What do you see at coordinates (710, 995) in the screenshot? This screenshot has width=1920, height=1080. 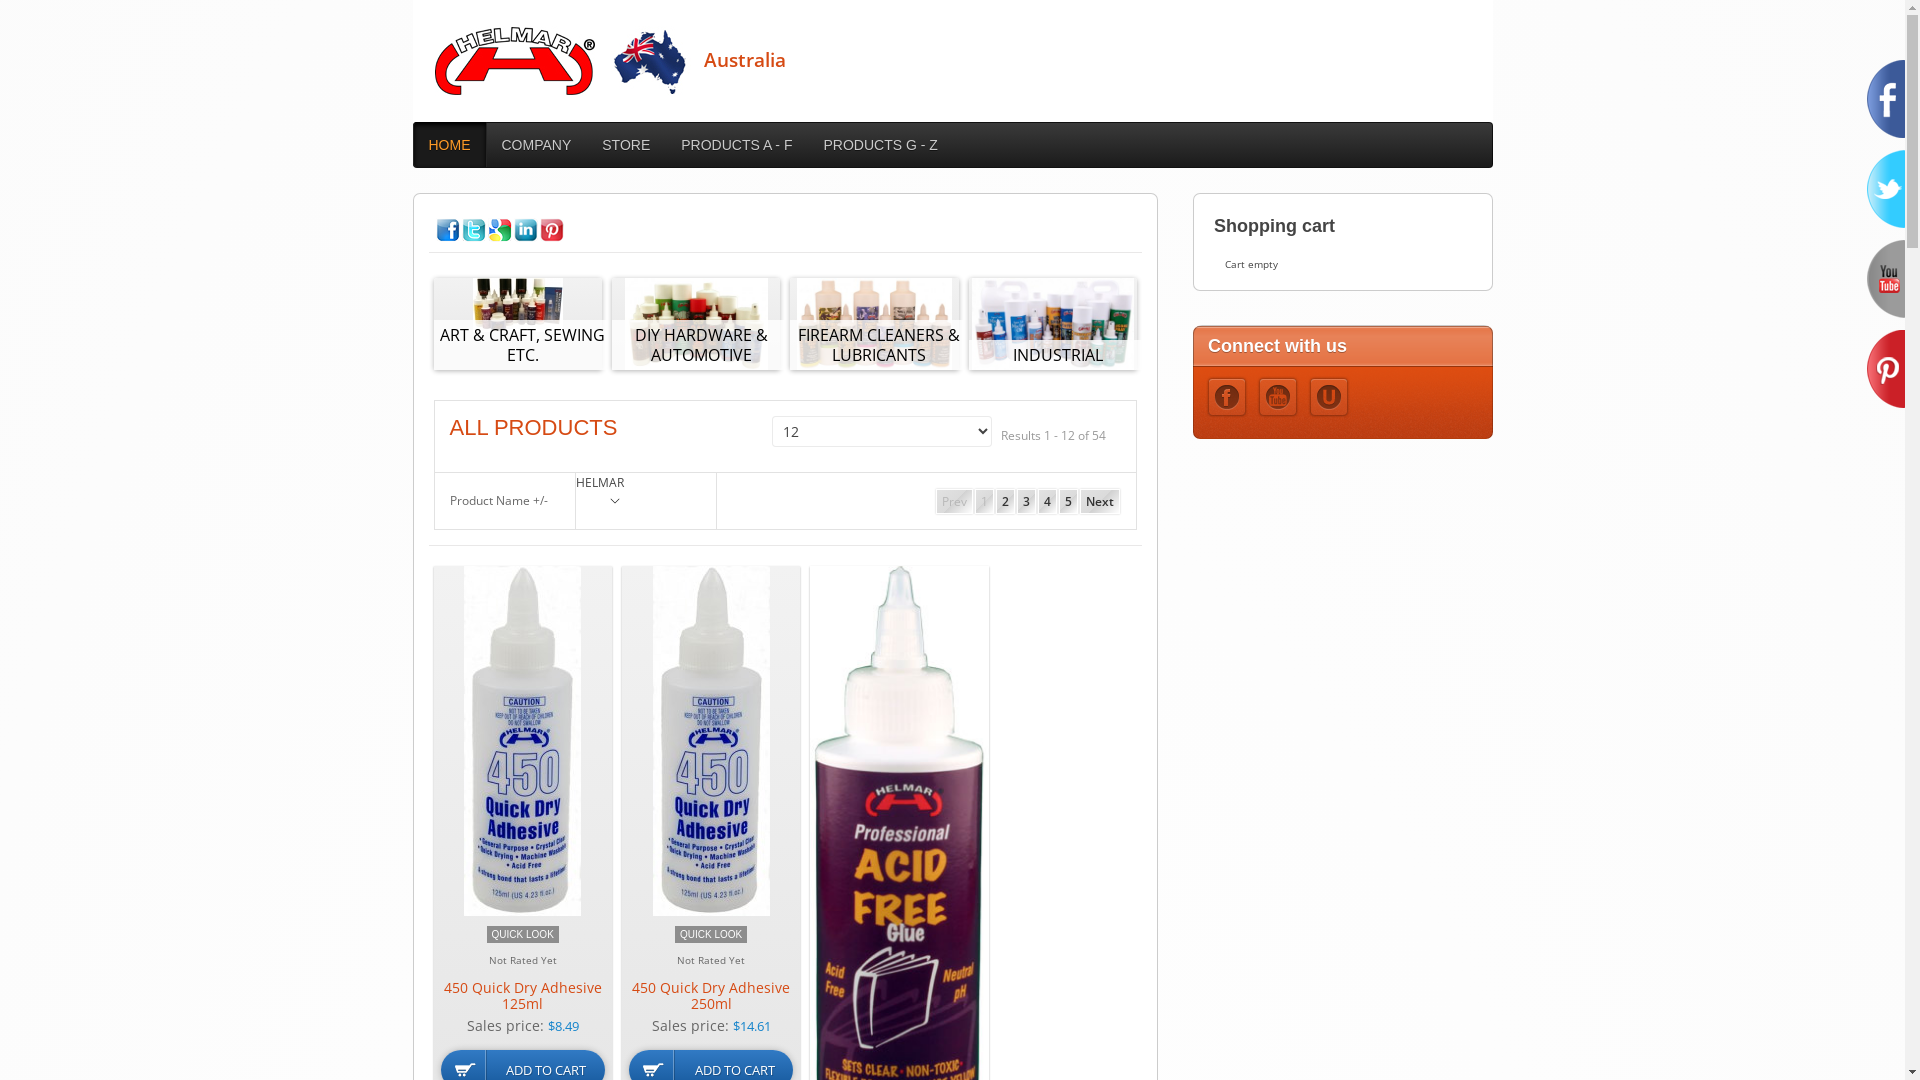 I see `'450 Quick Dry Adhesive 250ml'` at bounding box center [710, 995].